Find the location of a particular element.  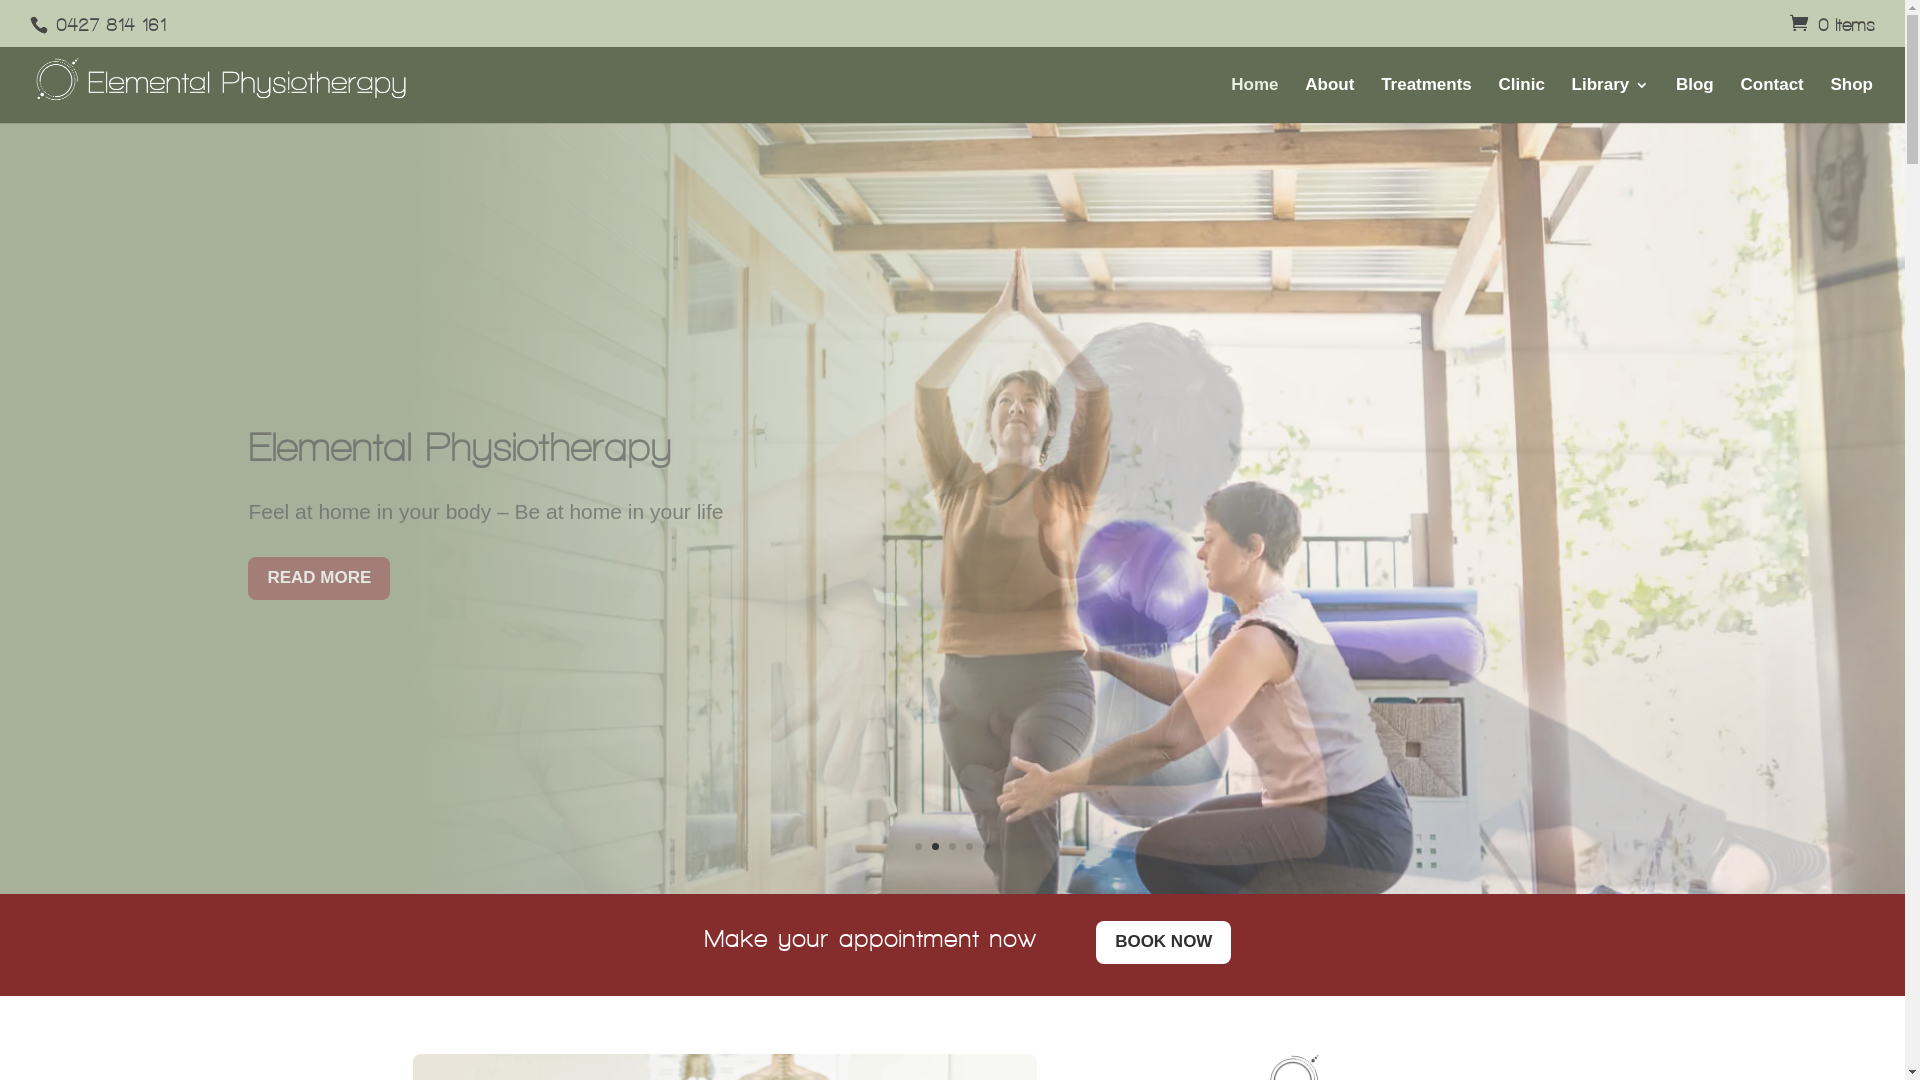

'Contact' is located at coordinates (1771, 100).